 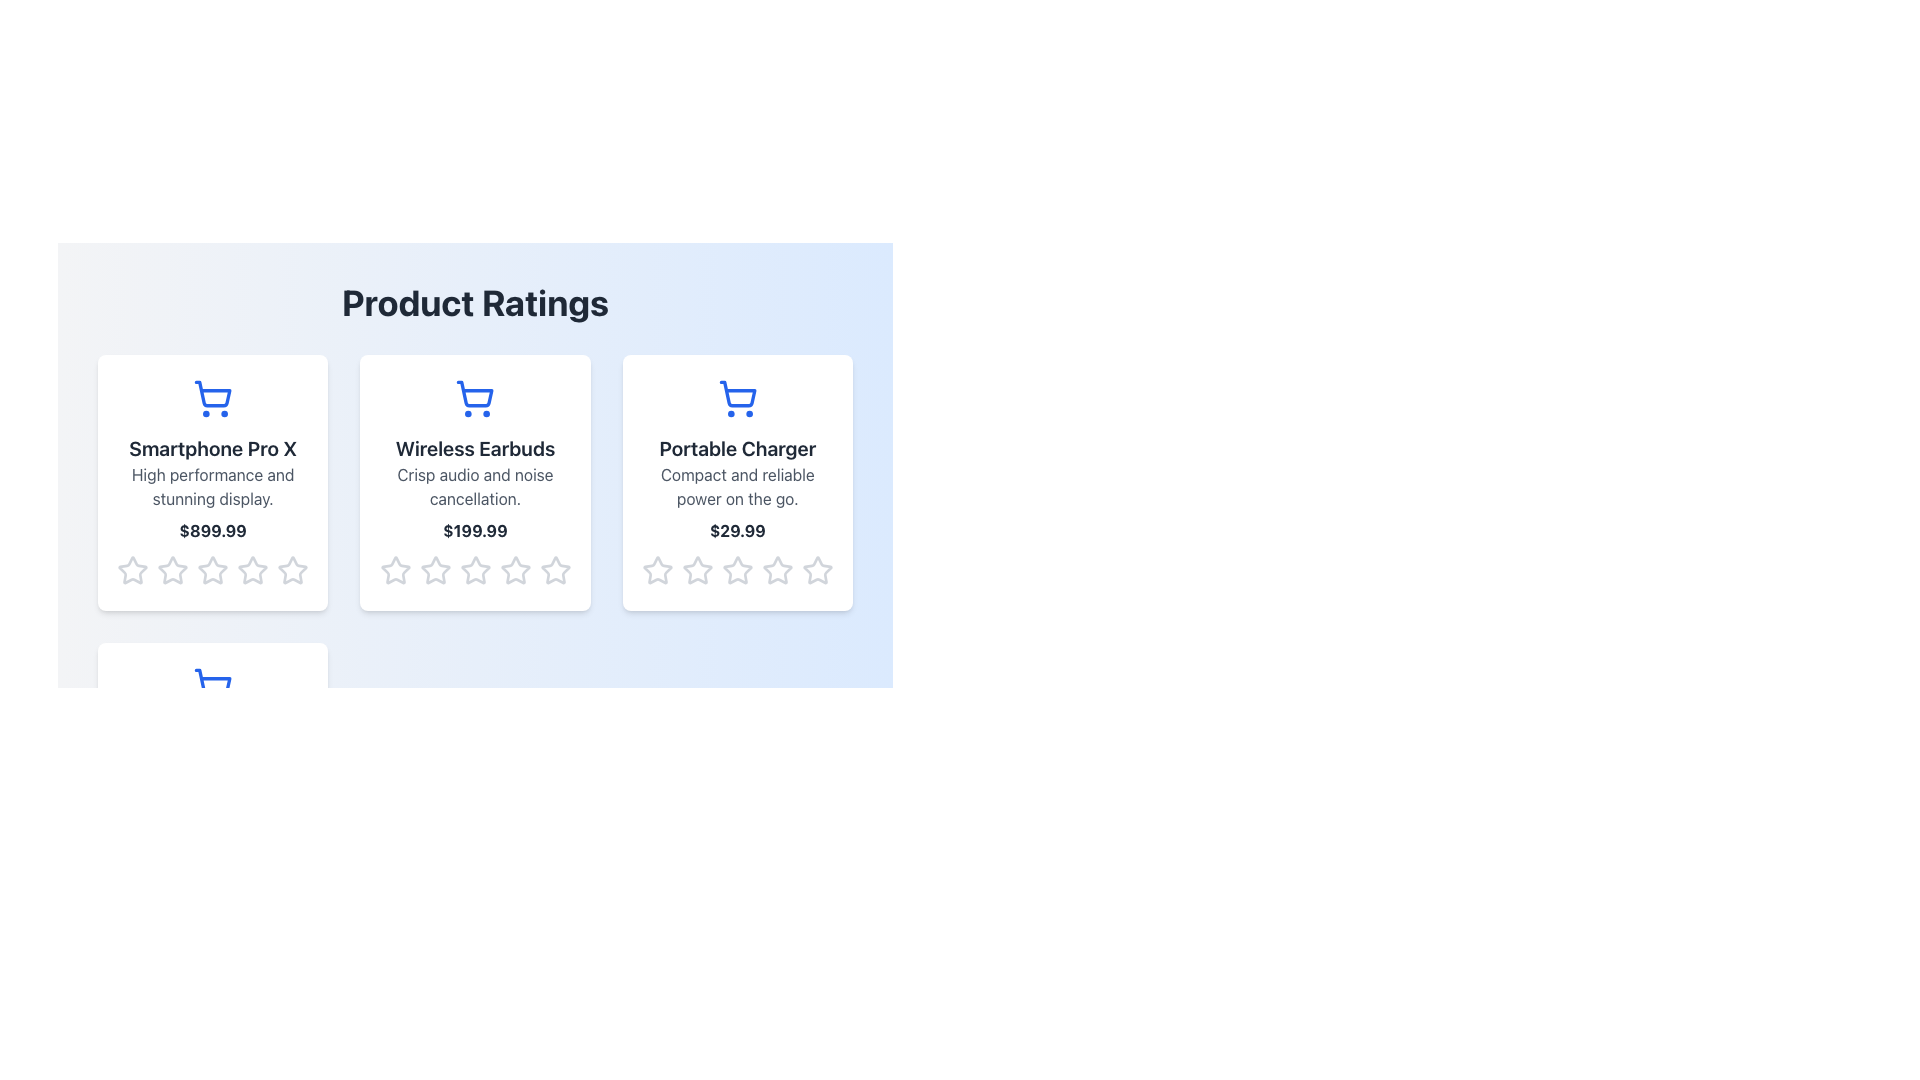 What do you see at coordinates (132, 570) in the screenshot?
I see `the first star-shaped rating icon in the rating component located beneath the product description for the Smartphone Pro X` at bounding box center [132, 570].